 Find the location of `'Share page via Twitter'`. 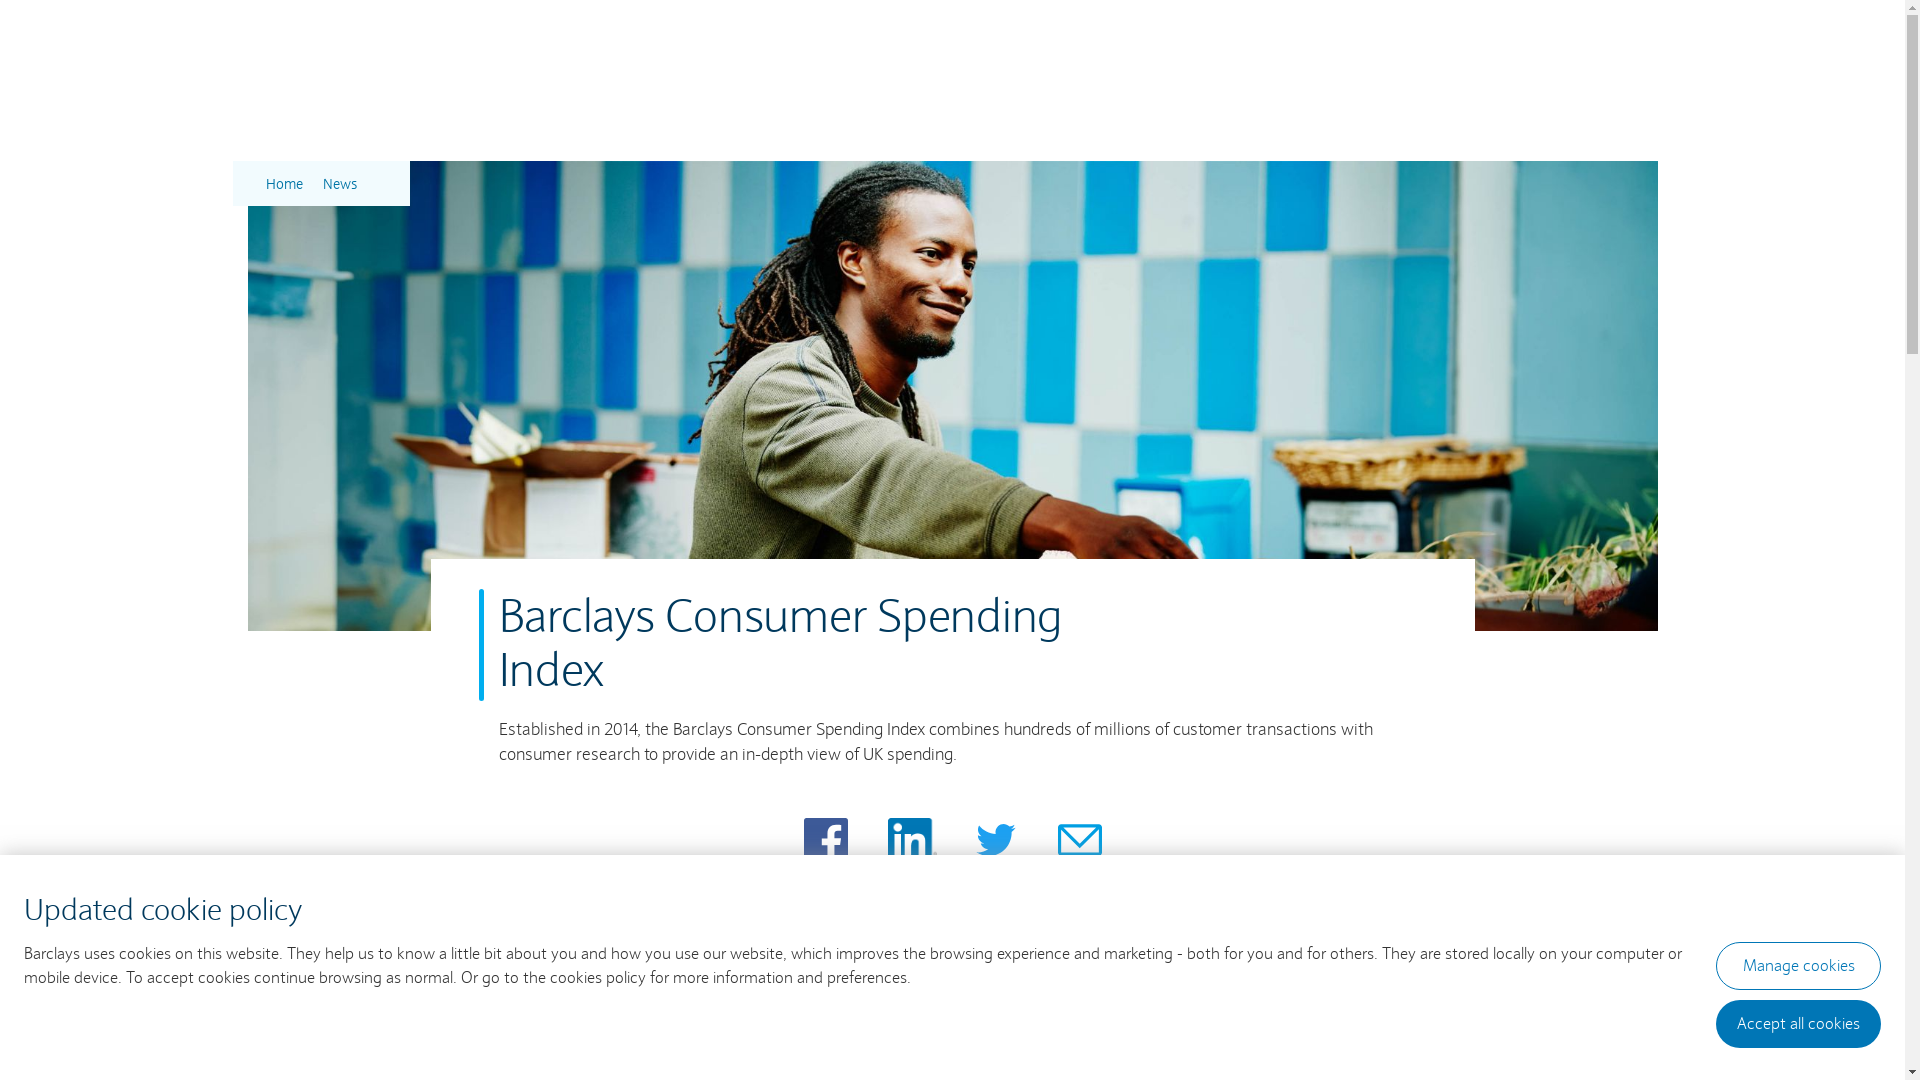

'Share page via Twitter' is located at coordinates (996, 840).